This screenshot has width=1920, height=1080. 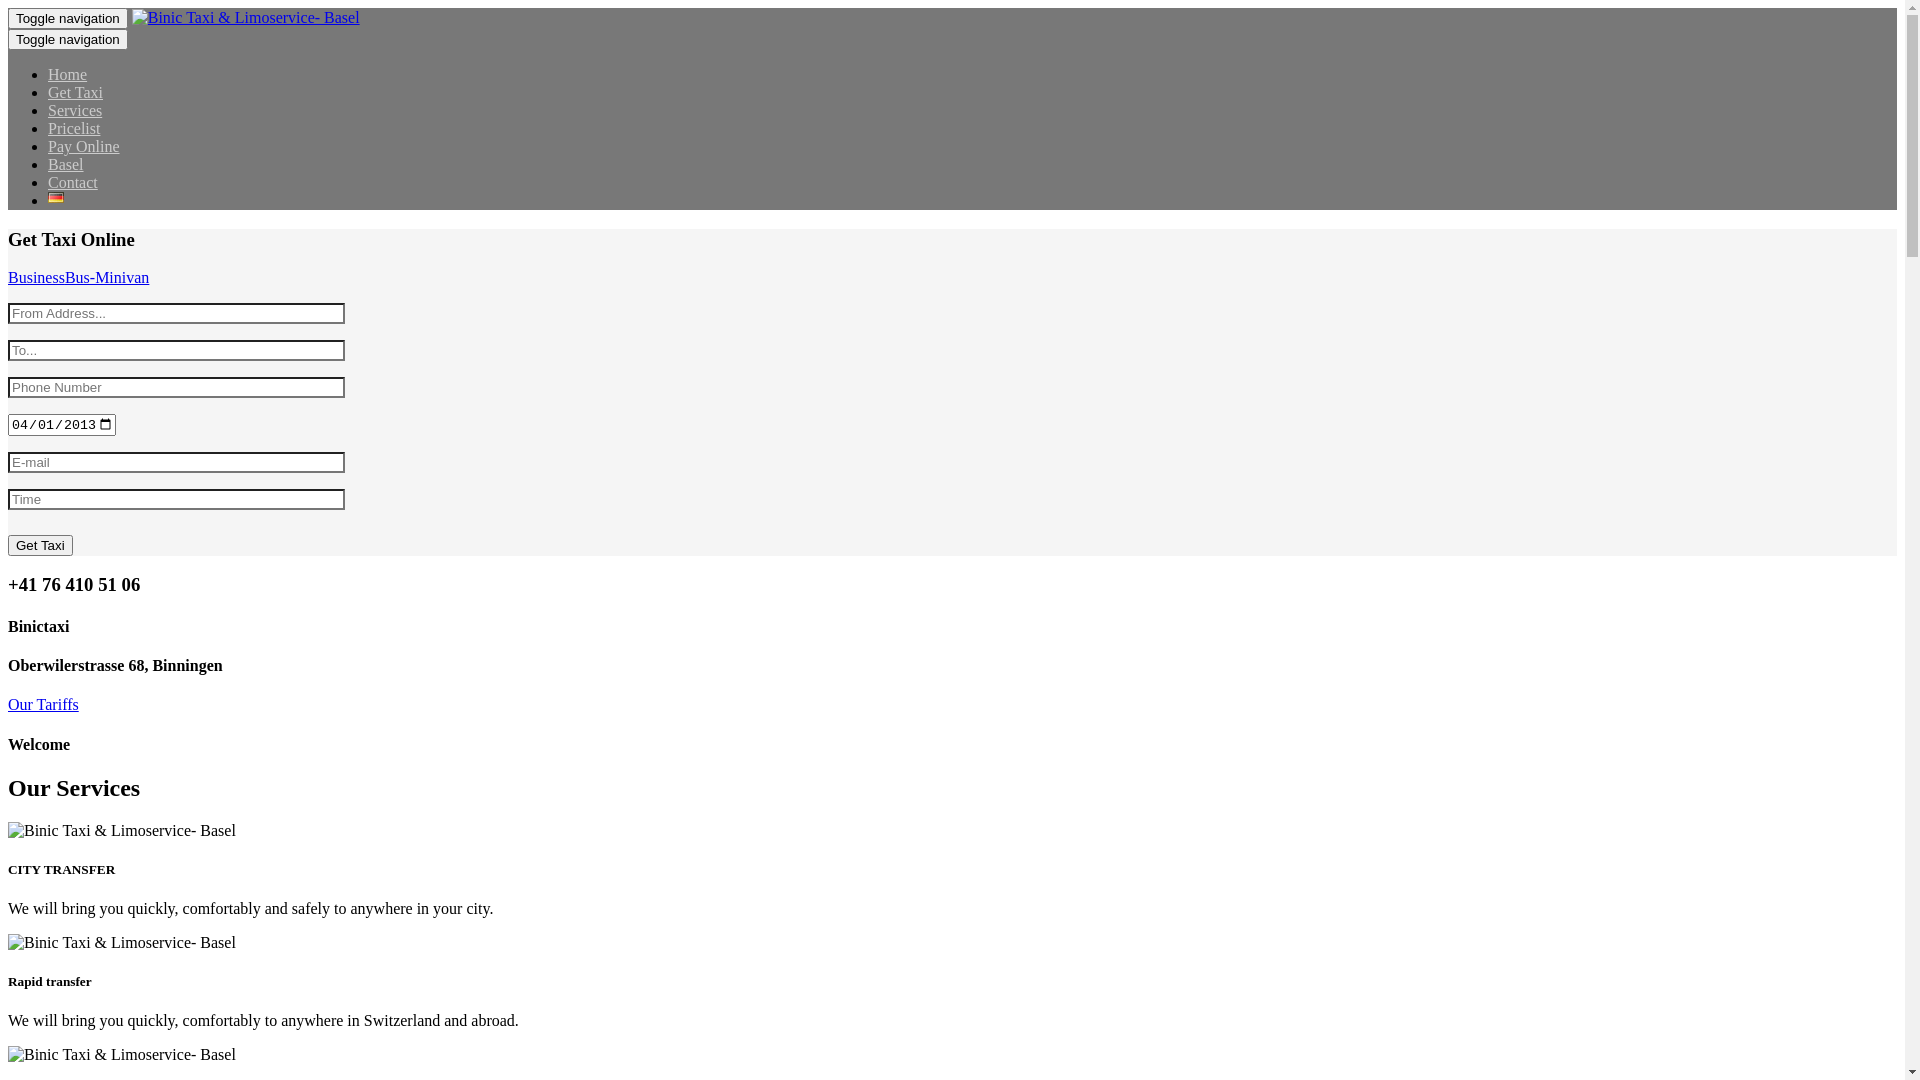 I want to click on 'Bus-Minivan', so click(x=105, y=277).